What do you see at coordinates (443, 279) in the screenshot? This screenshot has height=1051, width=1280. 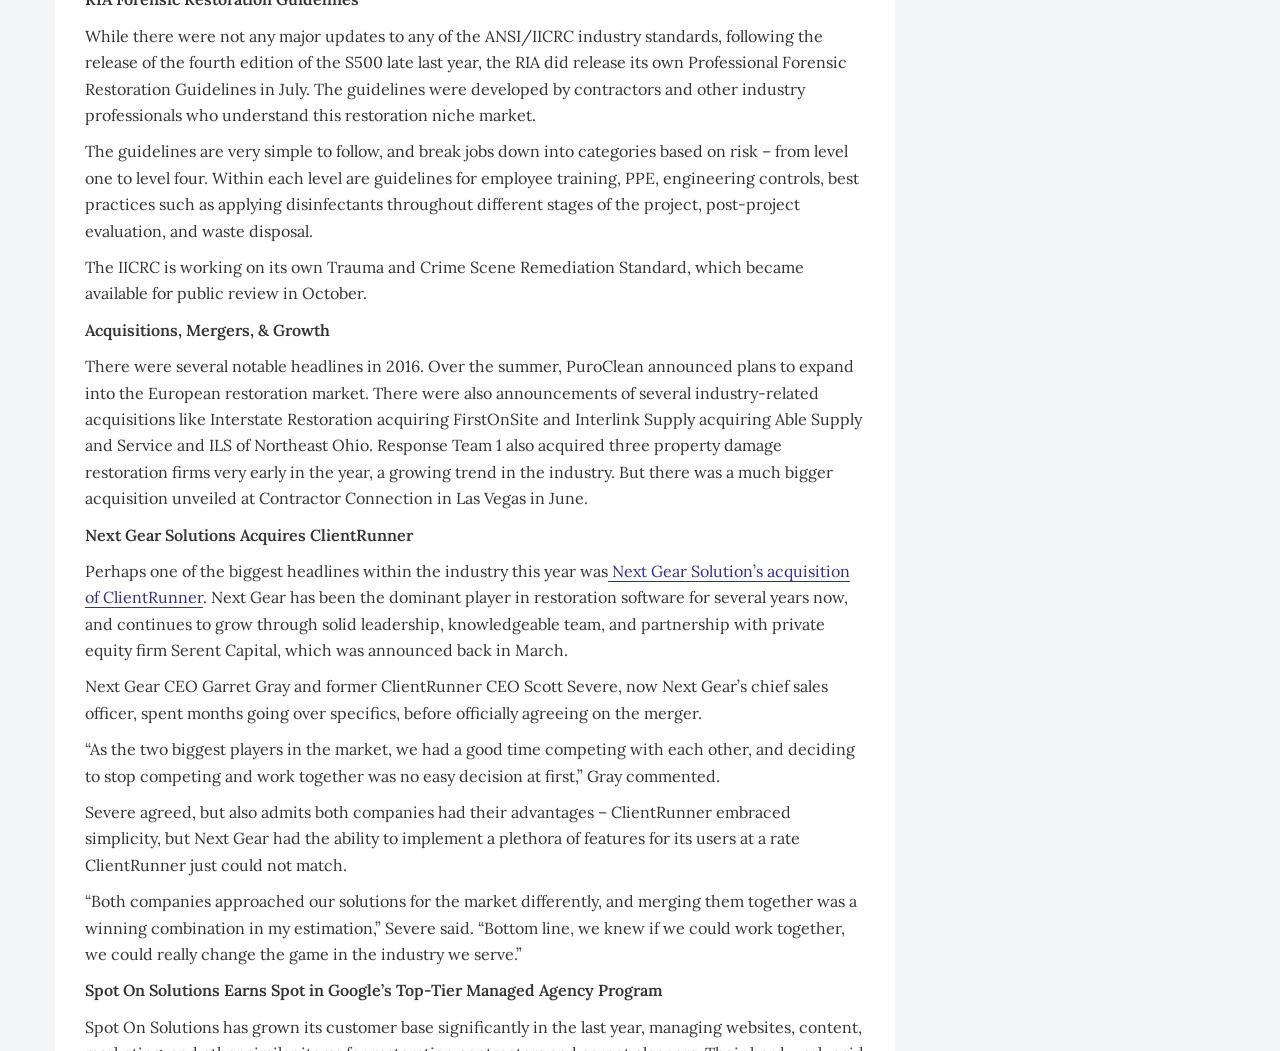 I see `'The IICRC is working on its own Trauma and Crime Scene Remediation Standard, which became available for public review in October.'` at bounding box center [443, 279].